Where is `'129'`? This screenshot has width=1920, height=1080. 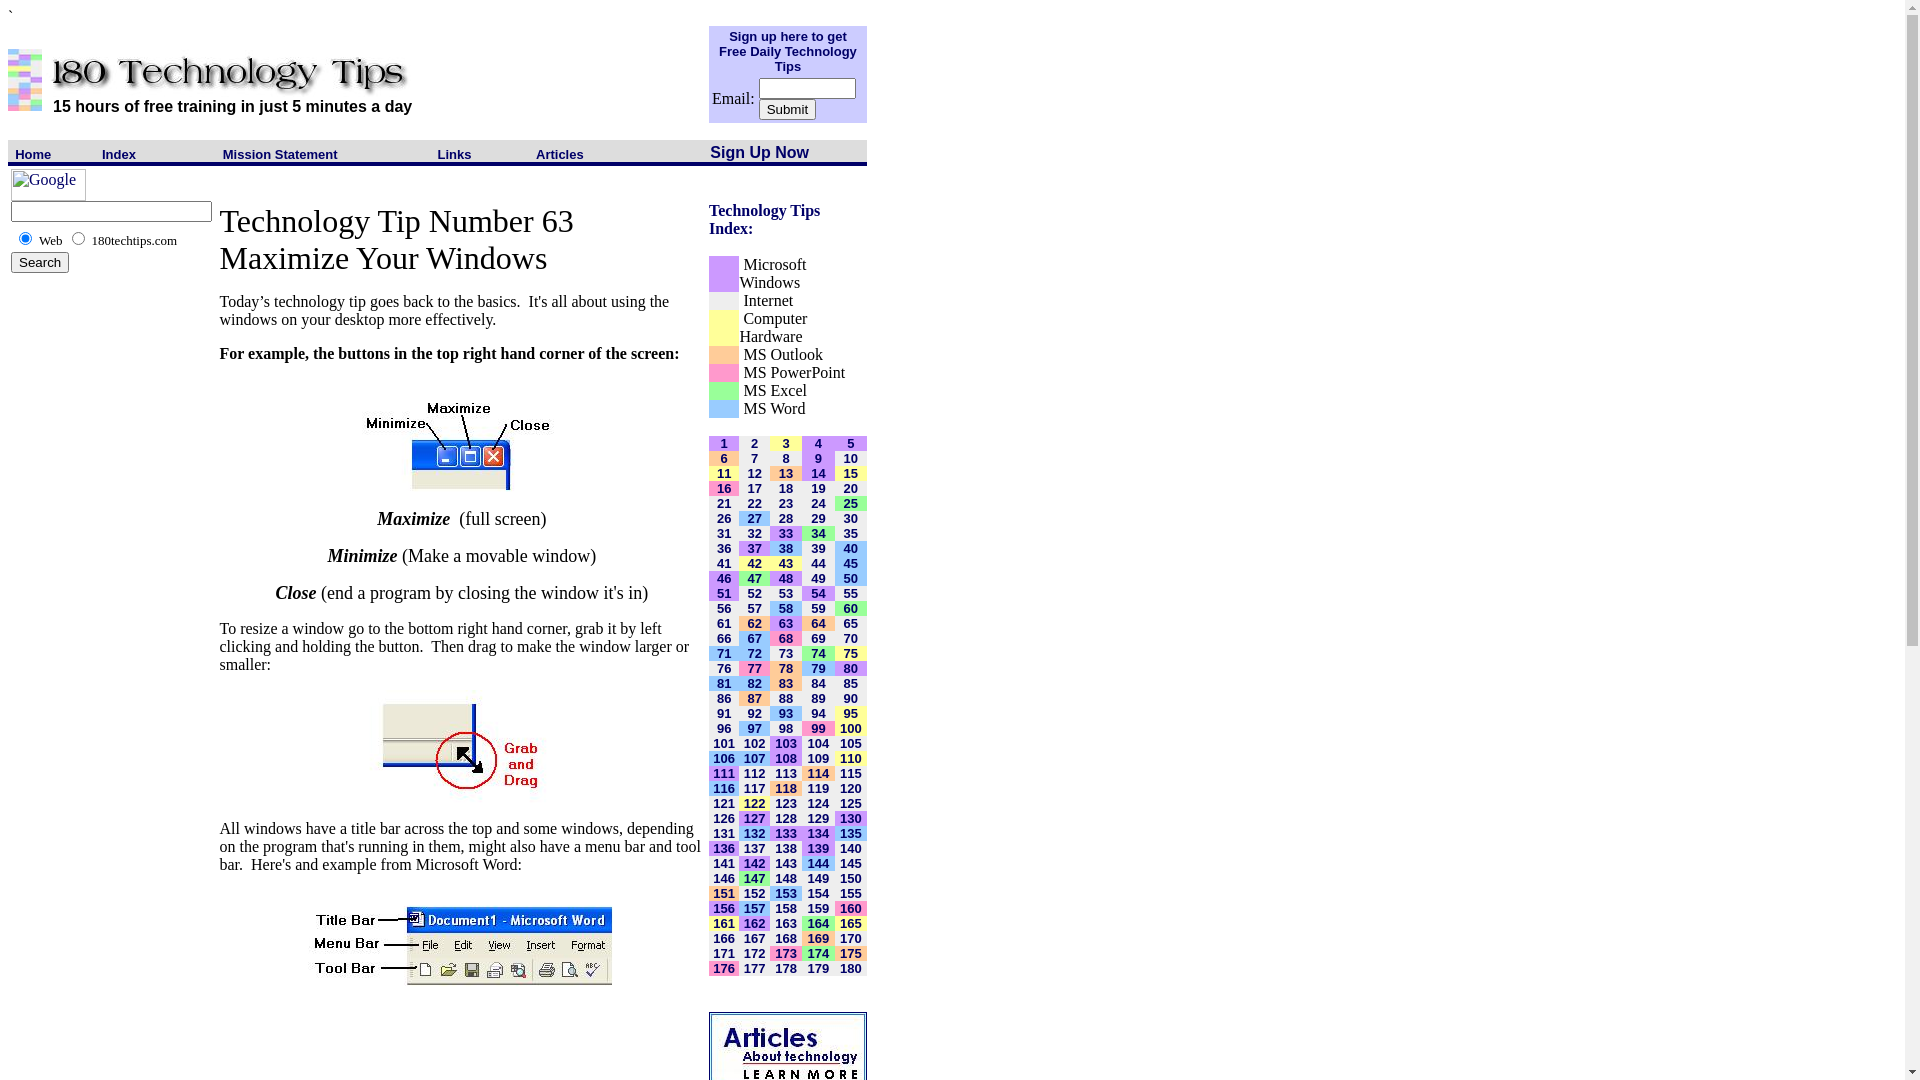
'129' is located at coordinates (819, 817).